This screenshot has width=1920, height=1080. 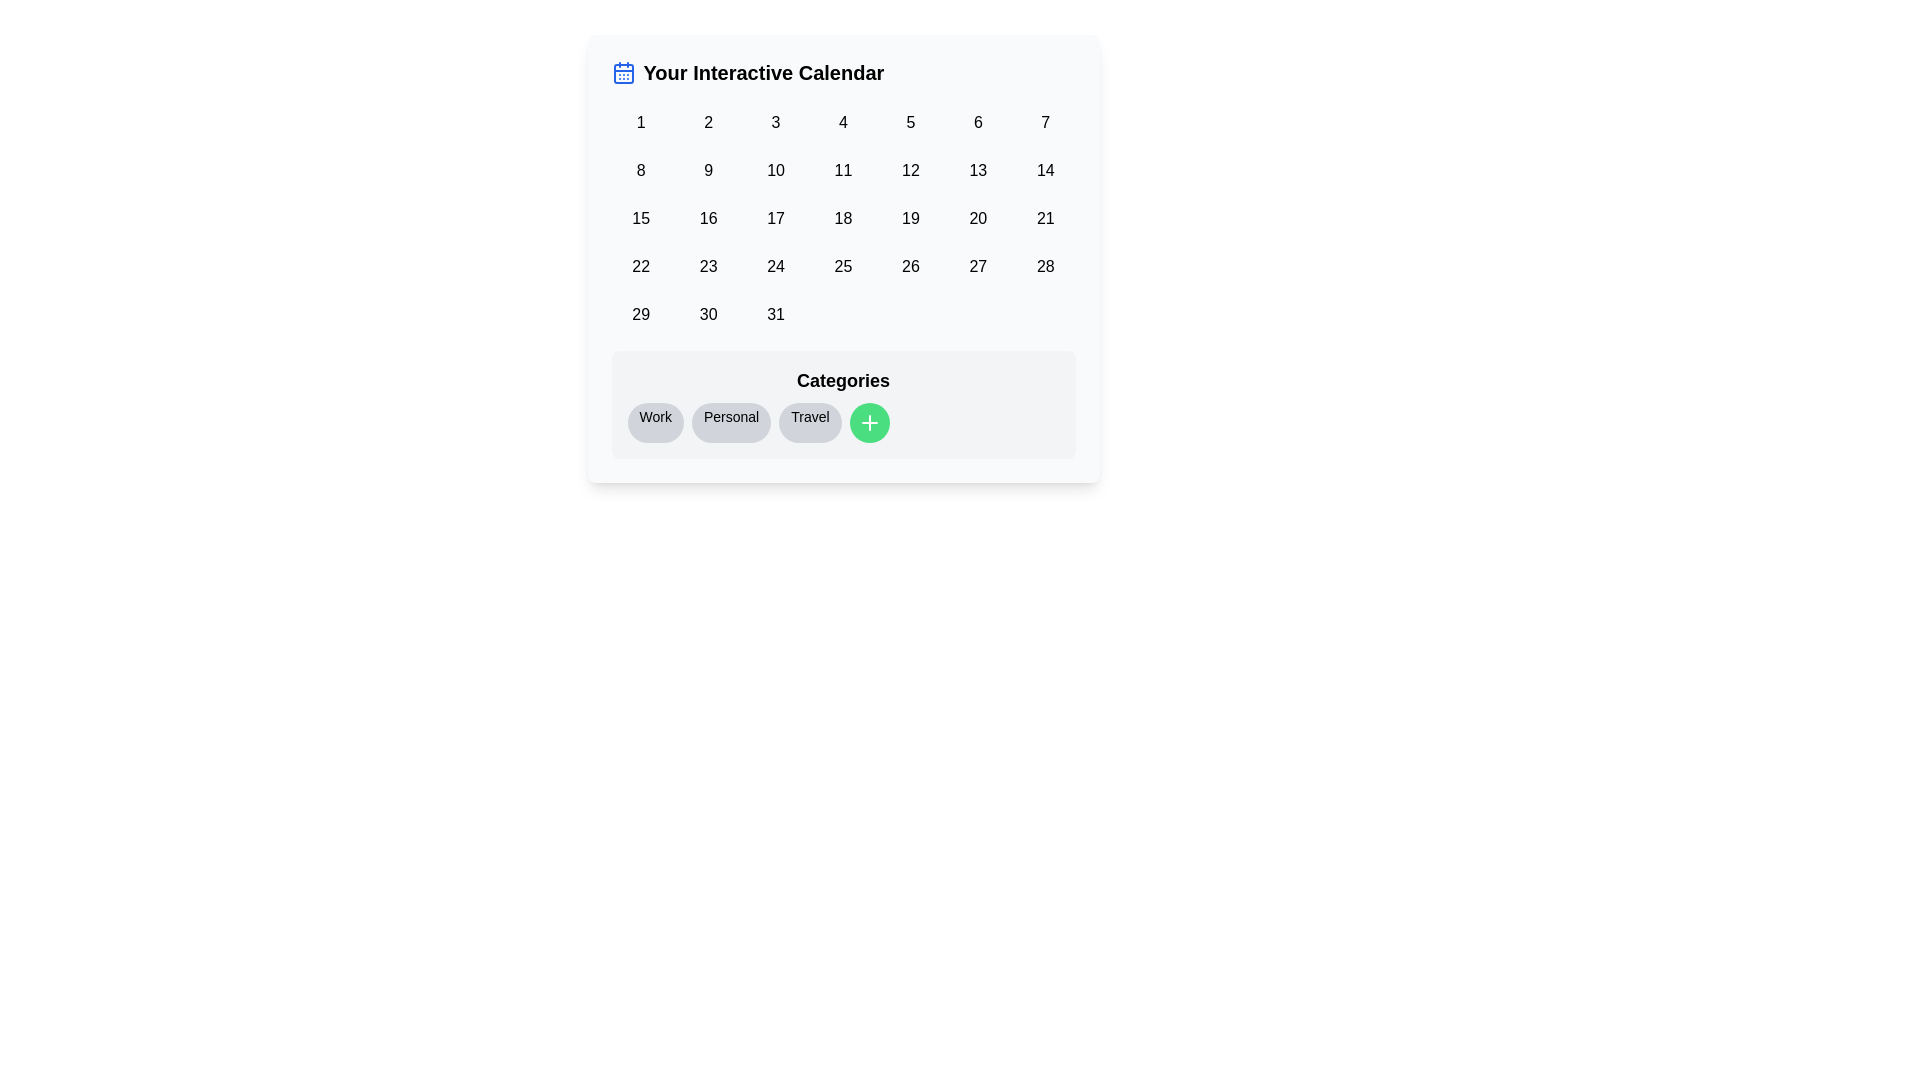 I want to click on the button representing the date '4' in the interactive calendar to change its background color, so click(x=843, y=123).